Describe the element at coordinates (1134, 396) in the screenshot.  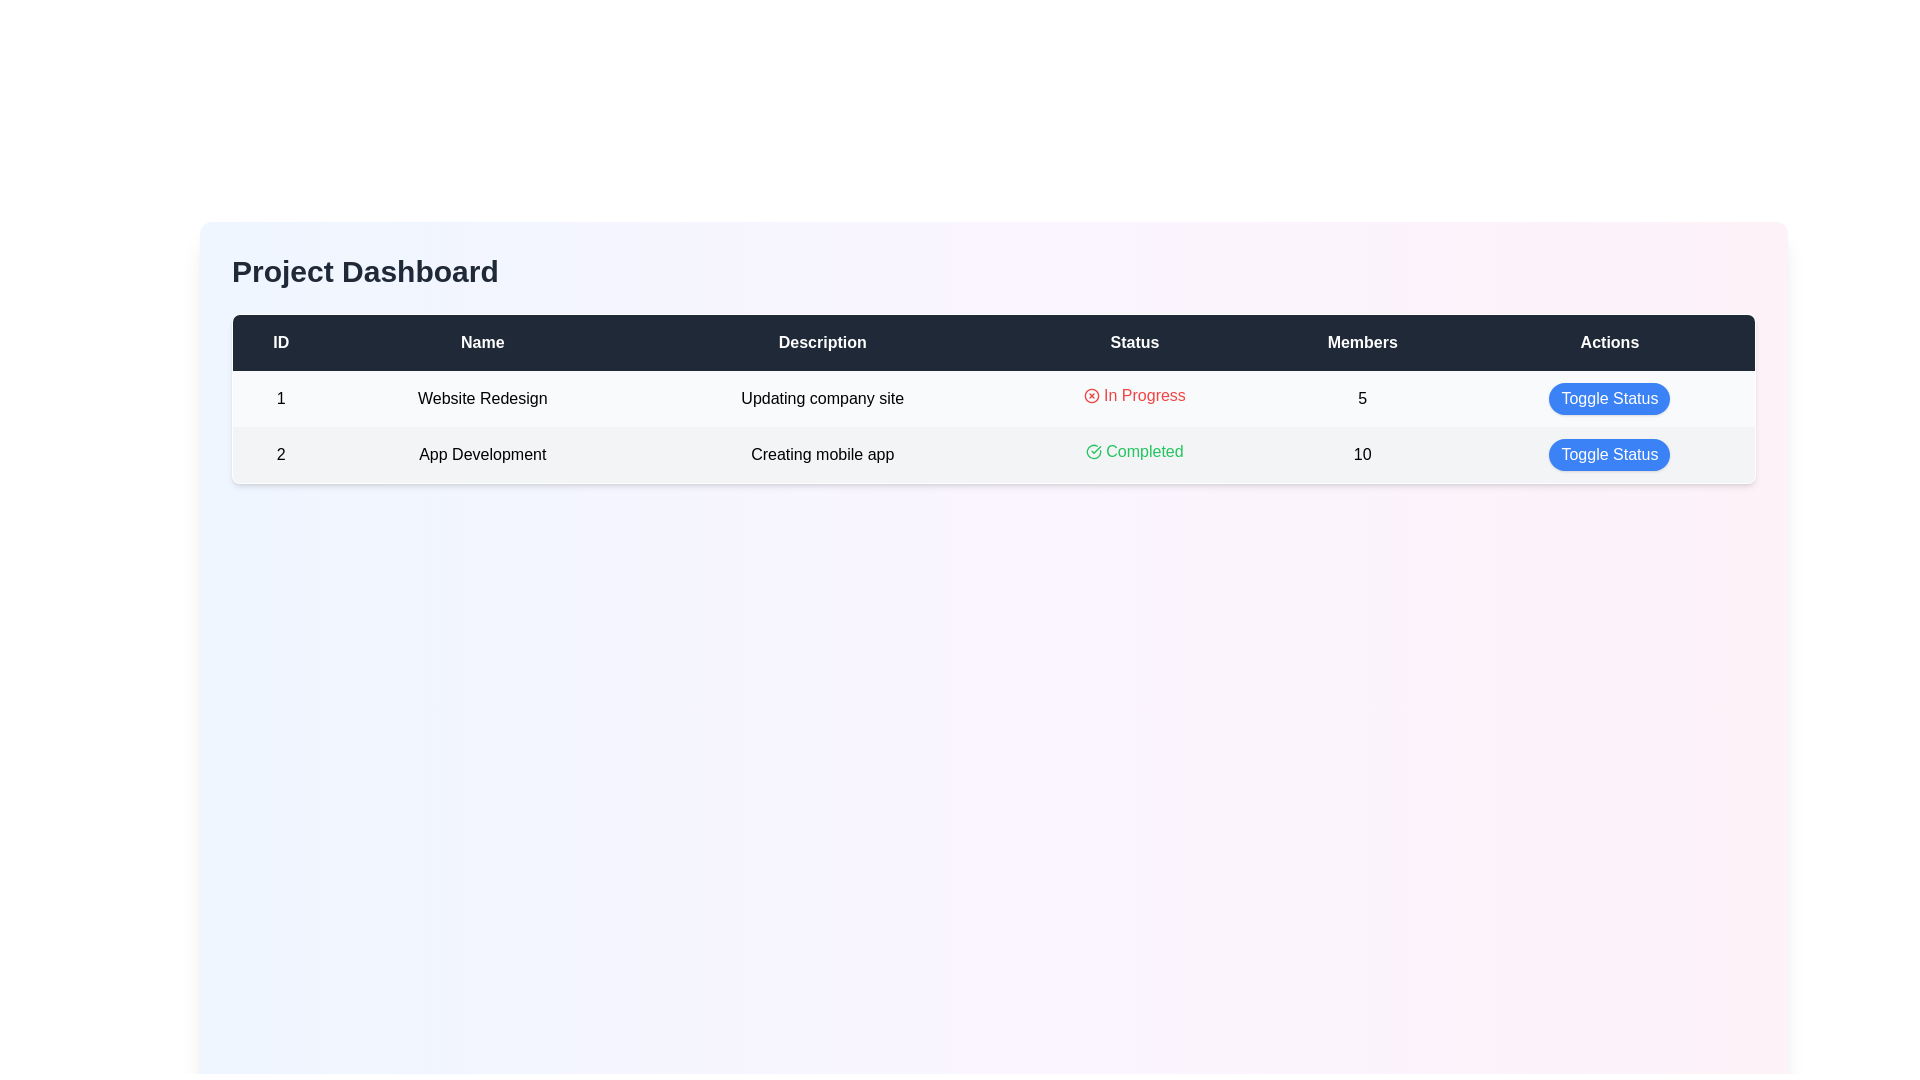
I see `the status of the project indicated by the text and icon in the fourth column of the first row in the data table, which shows 'In Progress'` at that location.